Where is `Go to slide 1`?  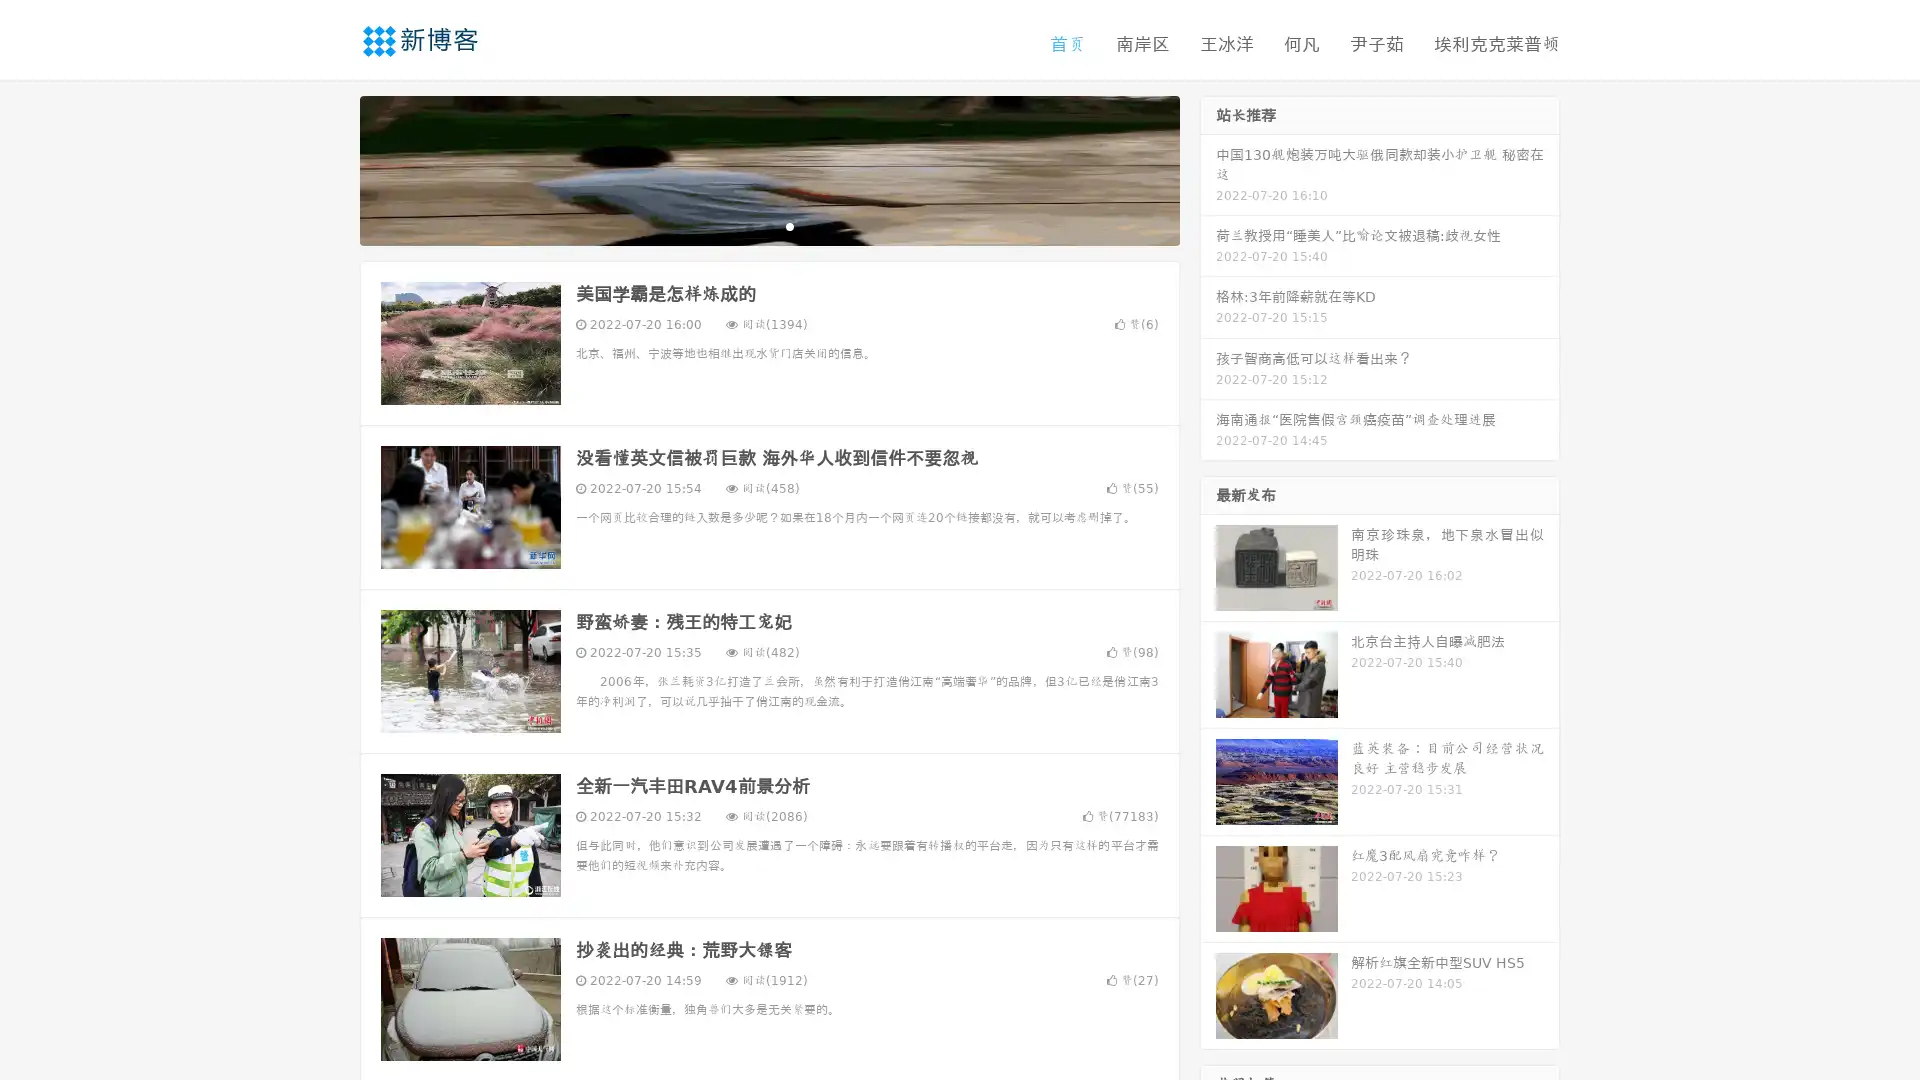 Go to slide 1 is located at coordinates (748, 225).